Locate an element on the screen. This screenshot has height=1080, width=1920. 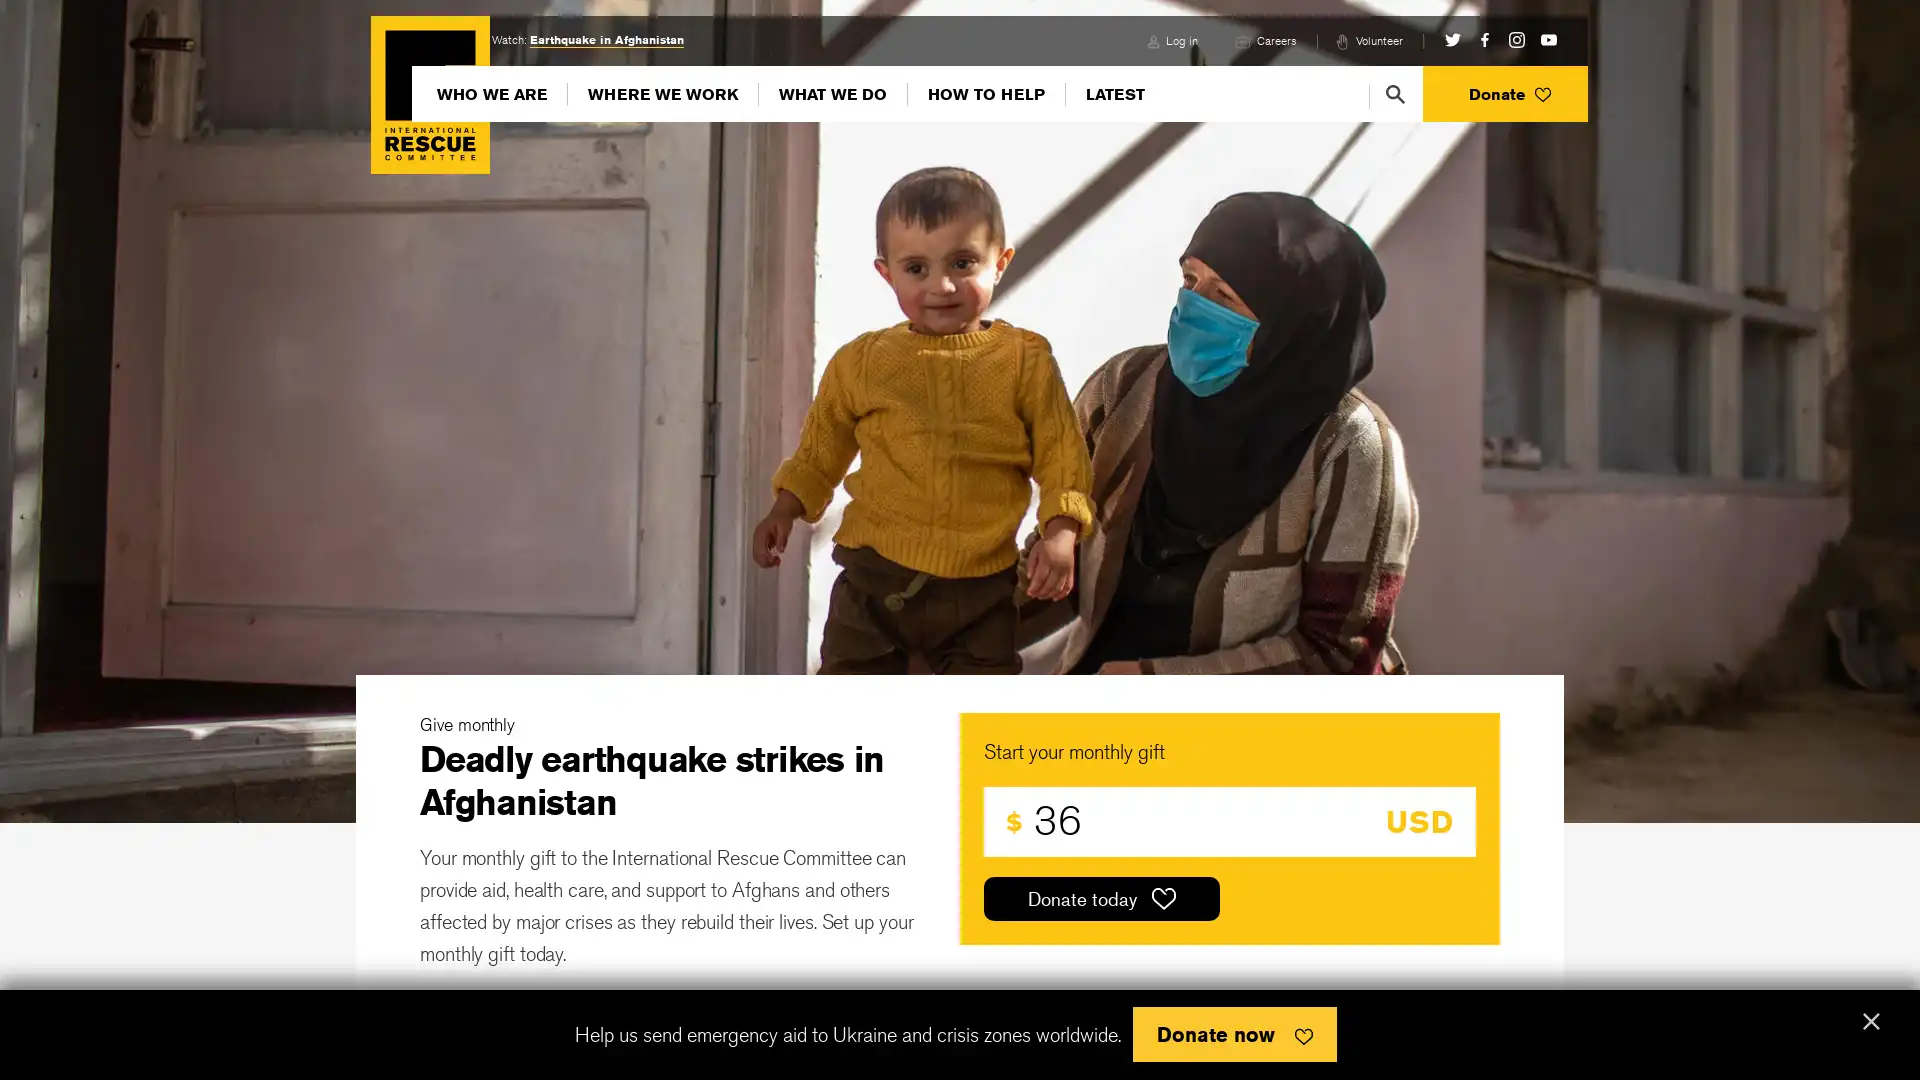
Donate today is located at coordinates (1101, 897).